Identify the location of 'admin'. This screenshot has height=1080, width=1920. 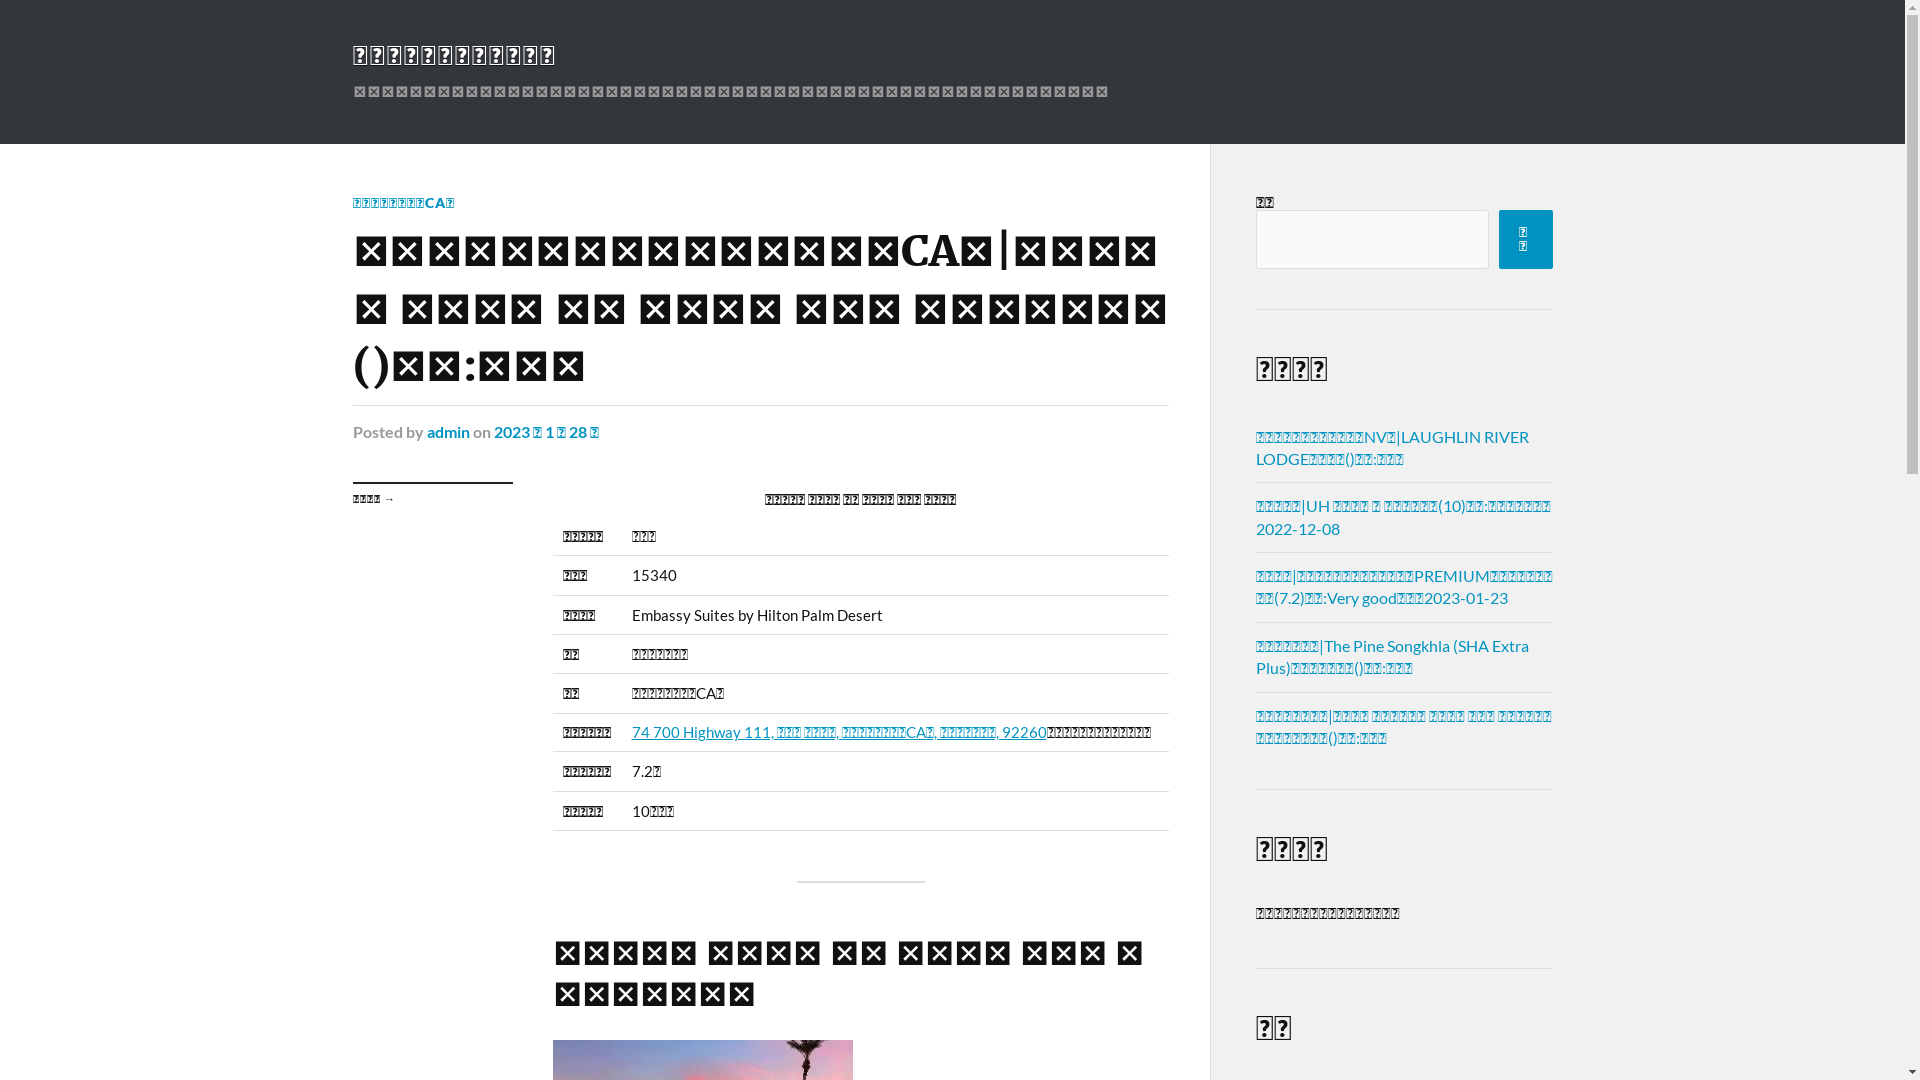
(446, 430).